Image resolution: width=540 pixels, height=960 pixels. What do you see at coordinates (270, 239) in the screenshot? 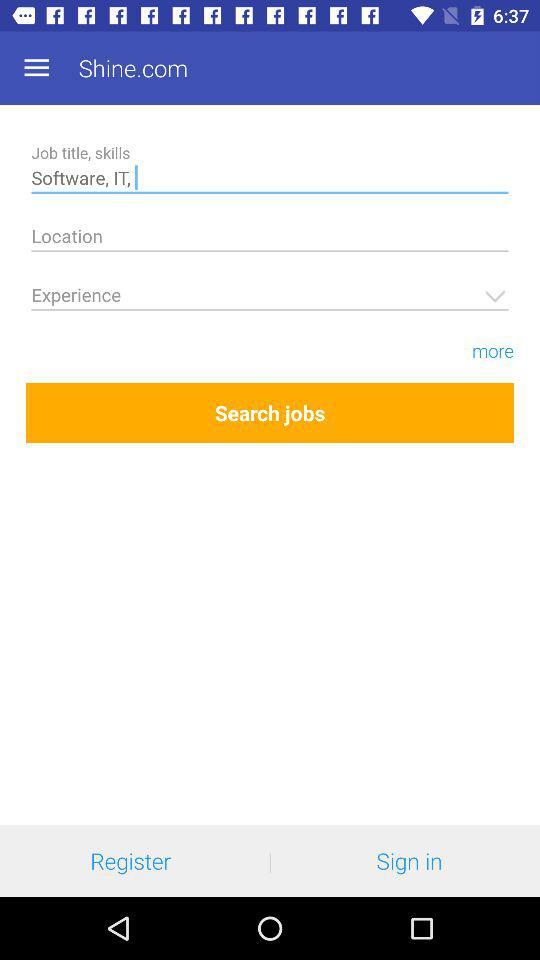
I see `information` at bounding box center [270, 239].